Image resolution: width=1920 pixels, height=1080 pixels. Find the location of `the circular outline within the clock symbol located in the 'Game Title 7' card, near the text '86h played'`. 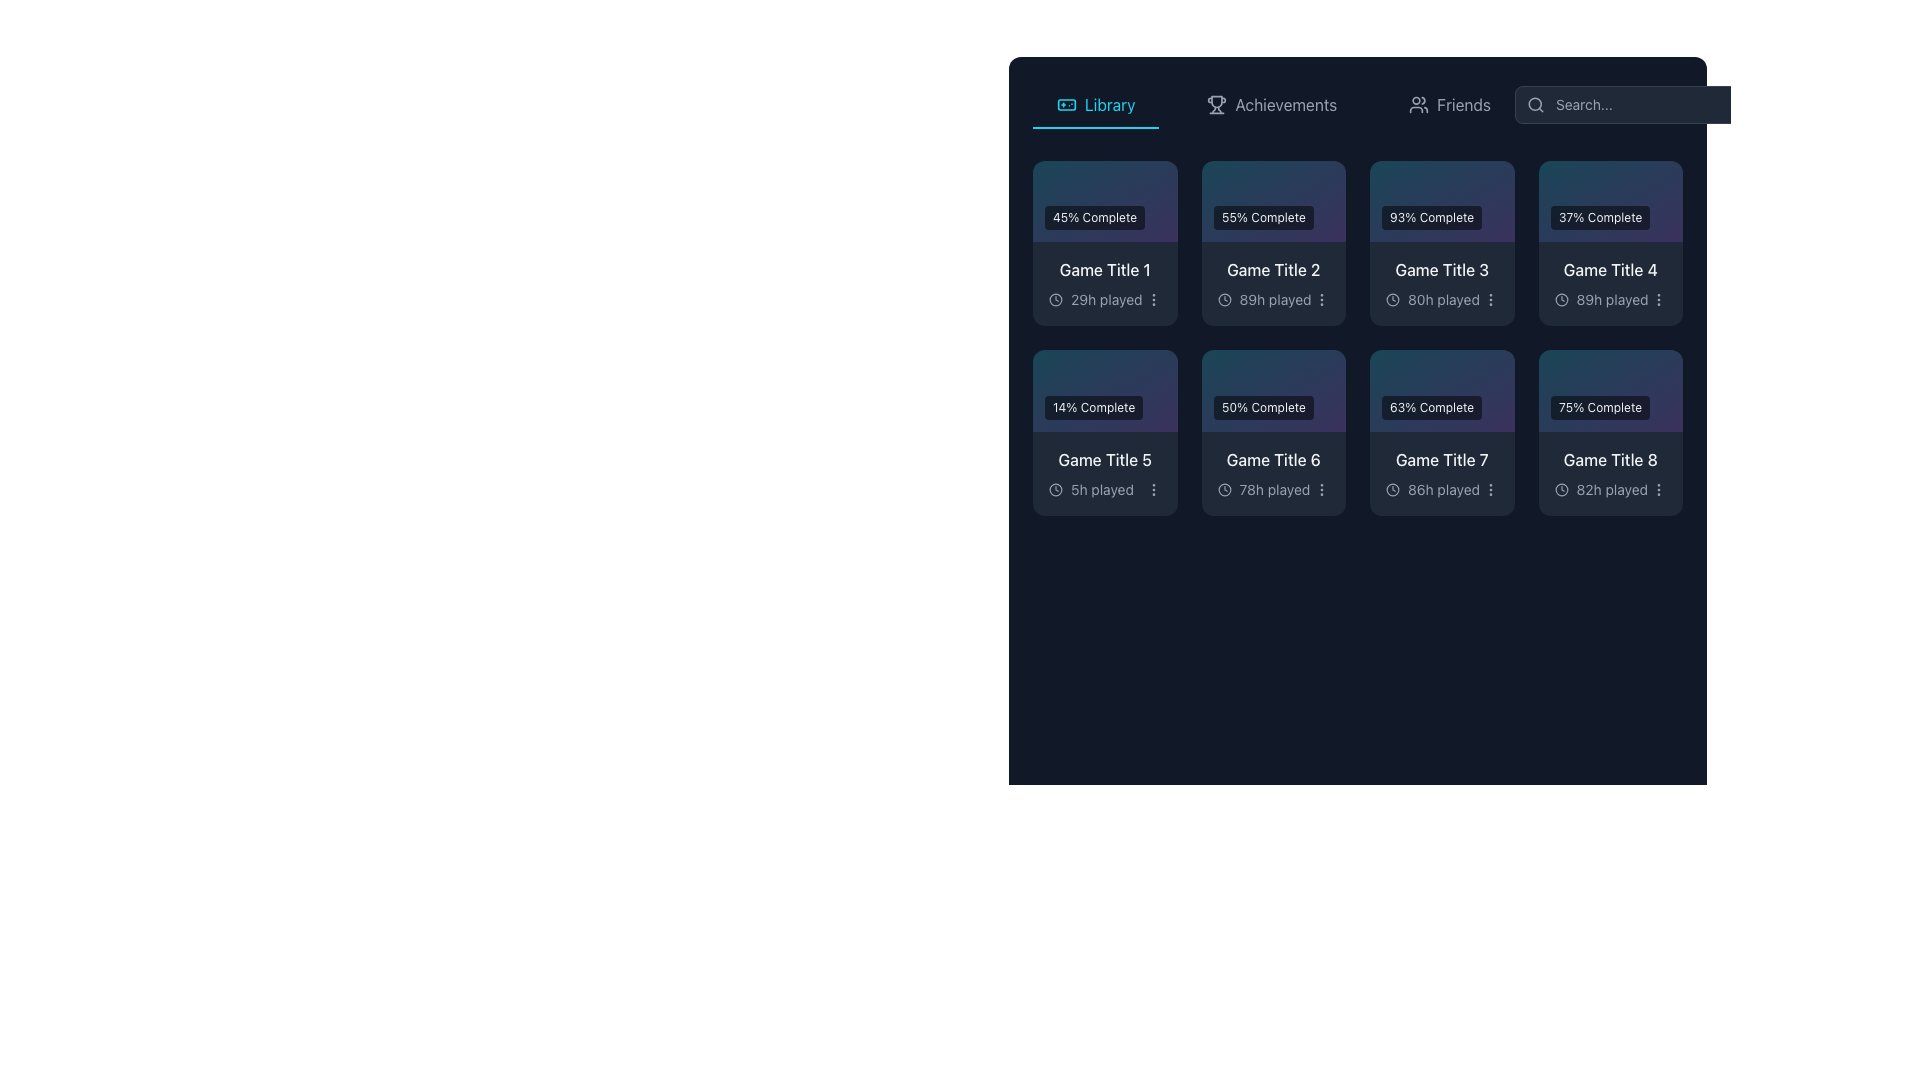

the circular outline within the clock symbol located in the 'Game Title 7' card, near the text '86h played' is located at coordinates (1391, 489).